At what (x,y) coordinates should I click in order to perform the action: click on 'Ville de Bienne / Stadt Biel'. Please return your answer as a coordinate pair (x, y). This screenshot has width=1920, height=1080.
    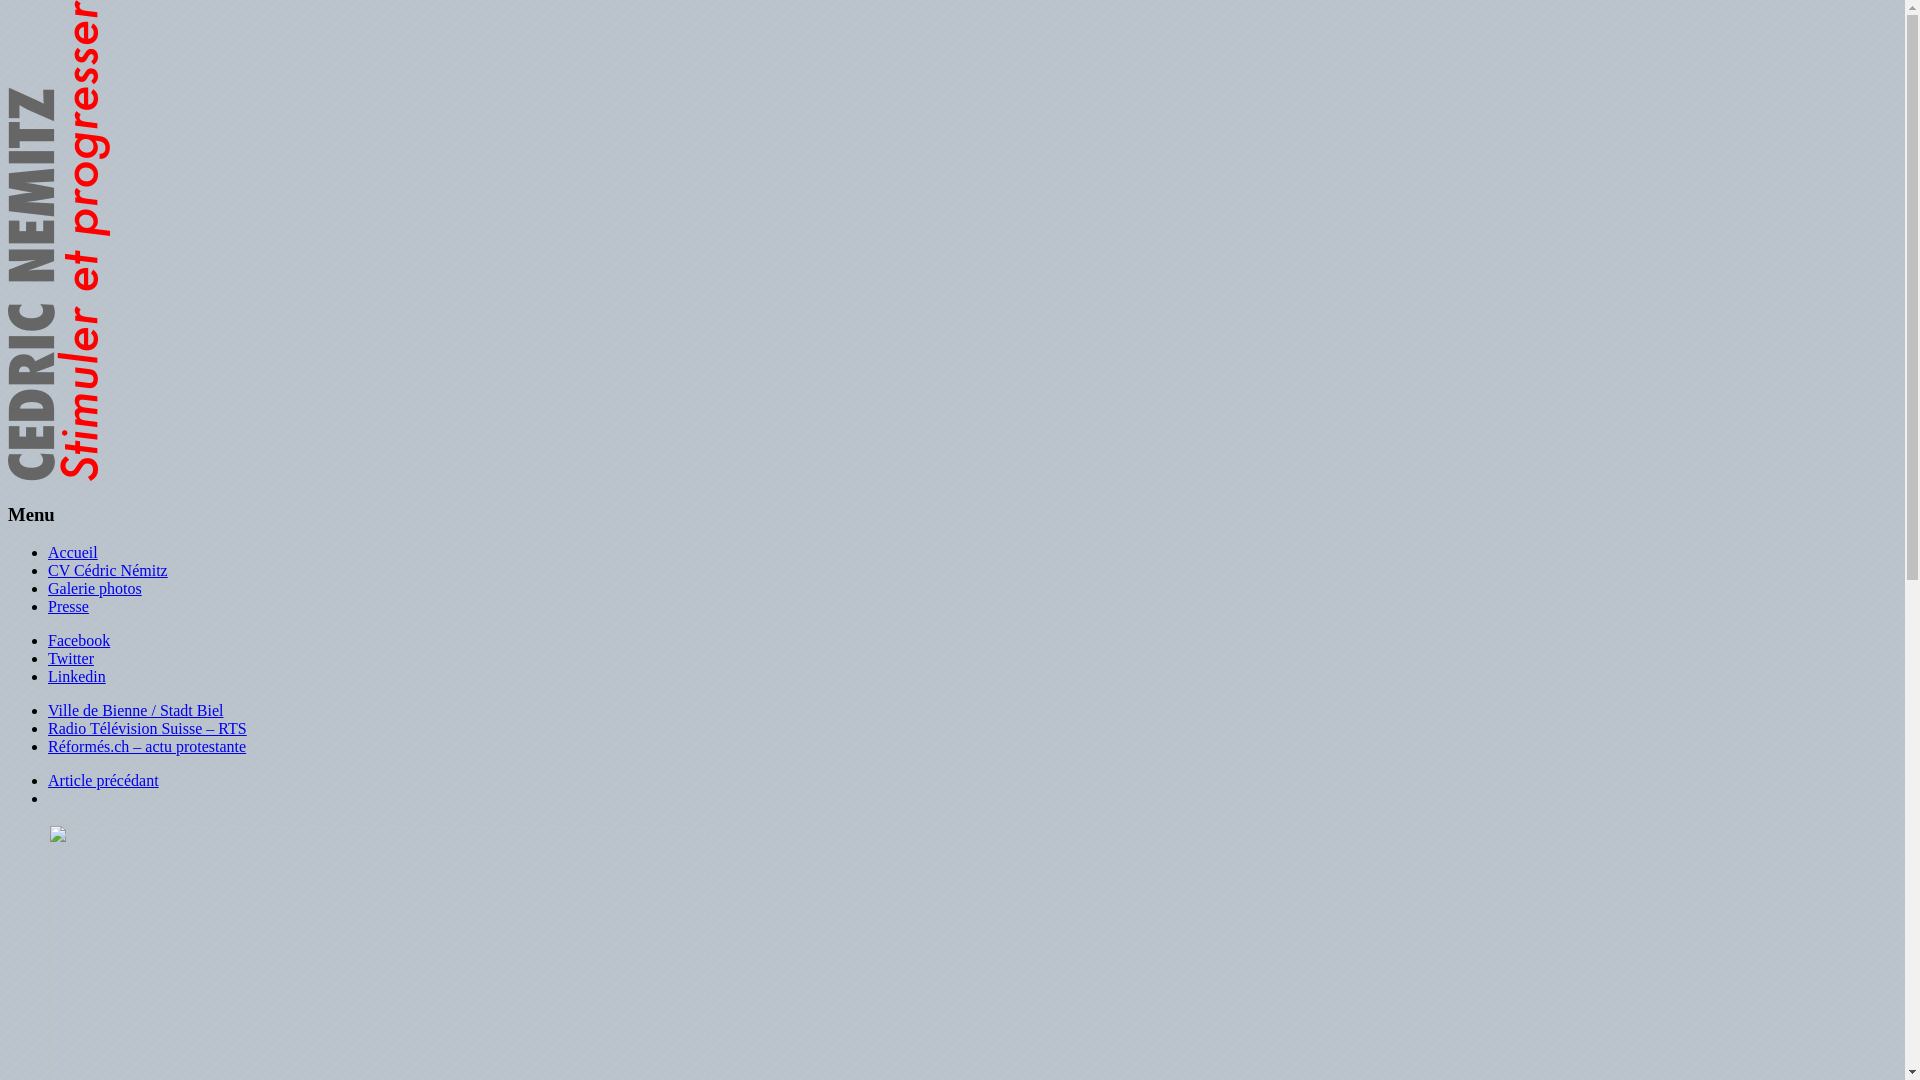
    Looking at the image, I should click on (134, 709).